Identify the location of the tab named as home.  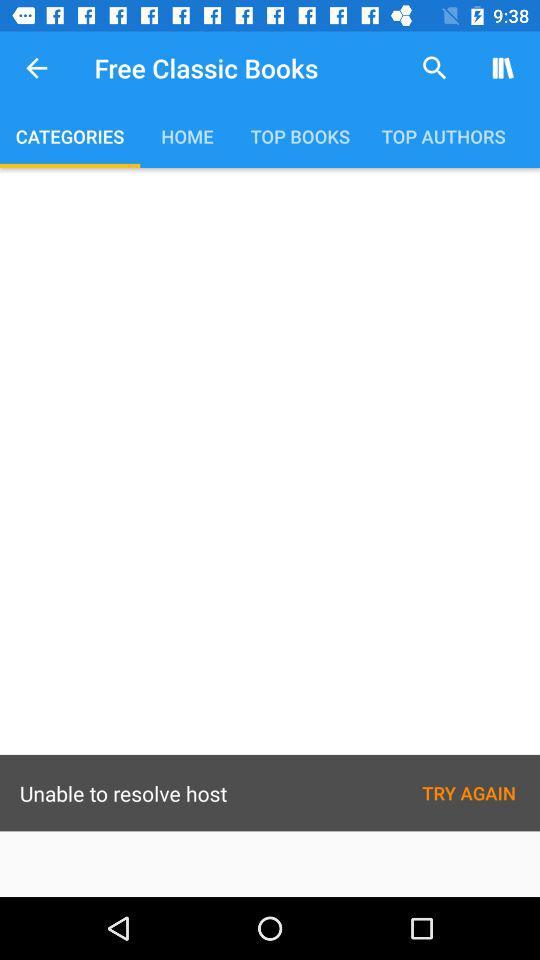
(187, 135).